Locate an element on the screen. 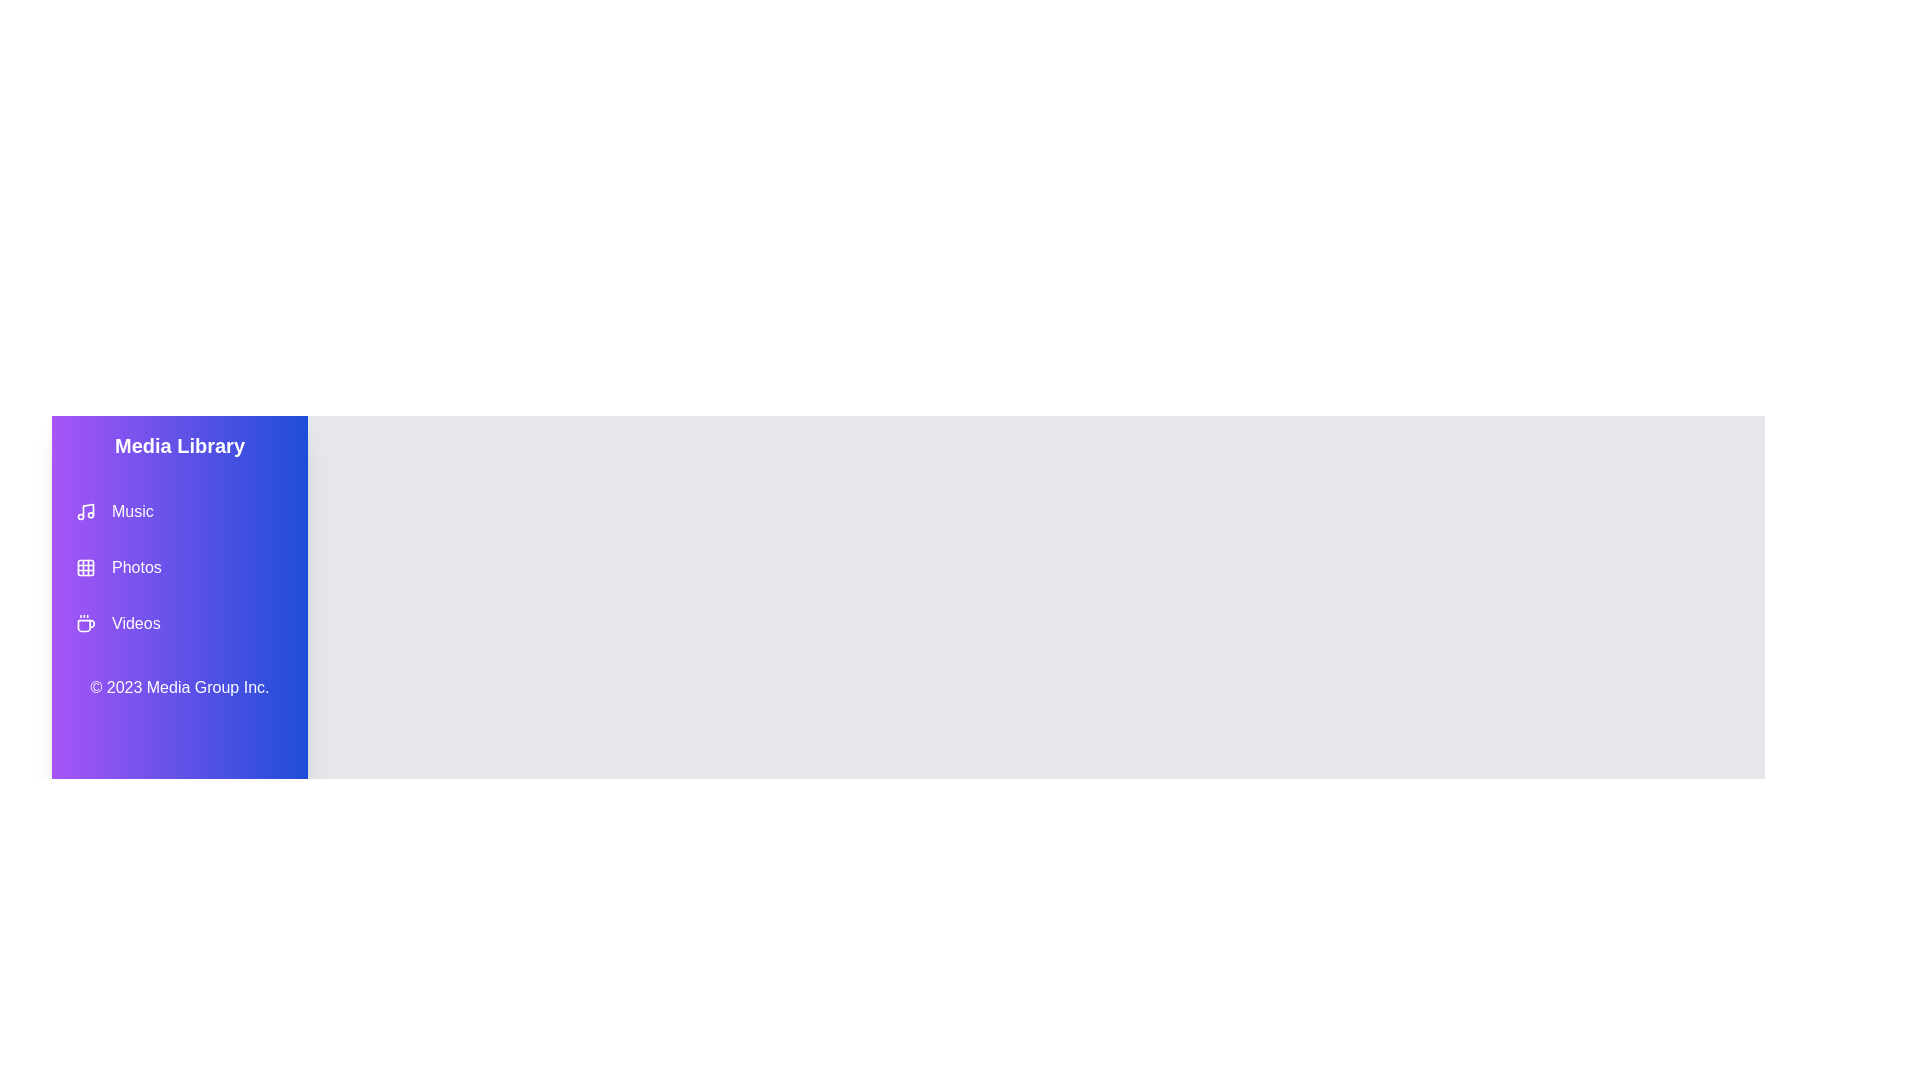 This screenshot has width=1920, height=1080. the Videos category to navigate to it is located at coordinates (180, 623).